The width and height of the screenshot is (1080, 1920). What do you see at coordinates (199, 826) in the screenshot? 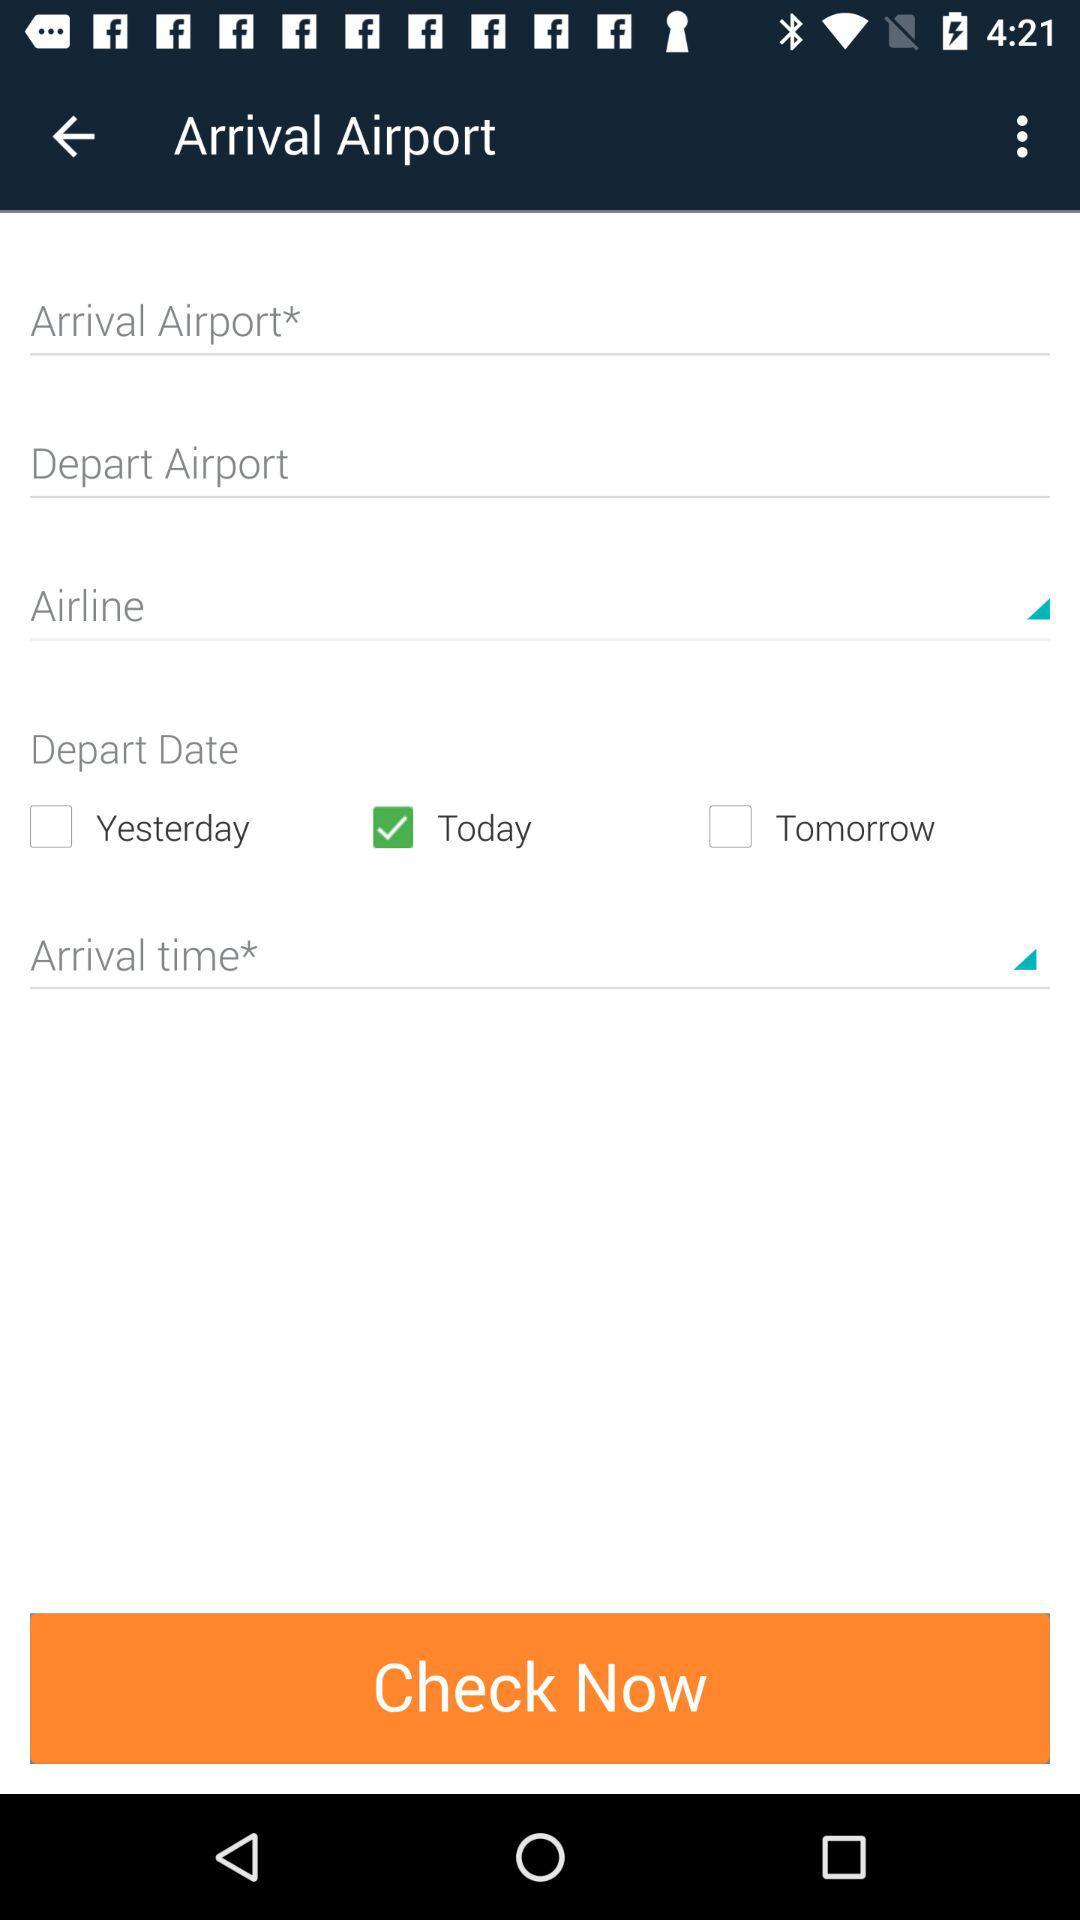
I see `the yesterday` at bounding box center [199, 826].